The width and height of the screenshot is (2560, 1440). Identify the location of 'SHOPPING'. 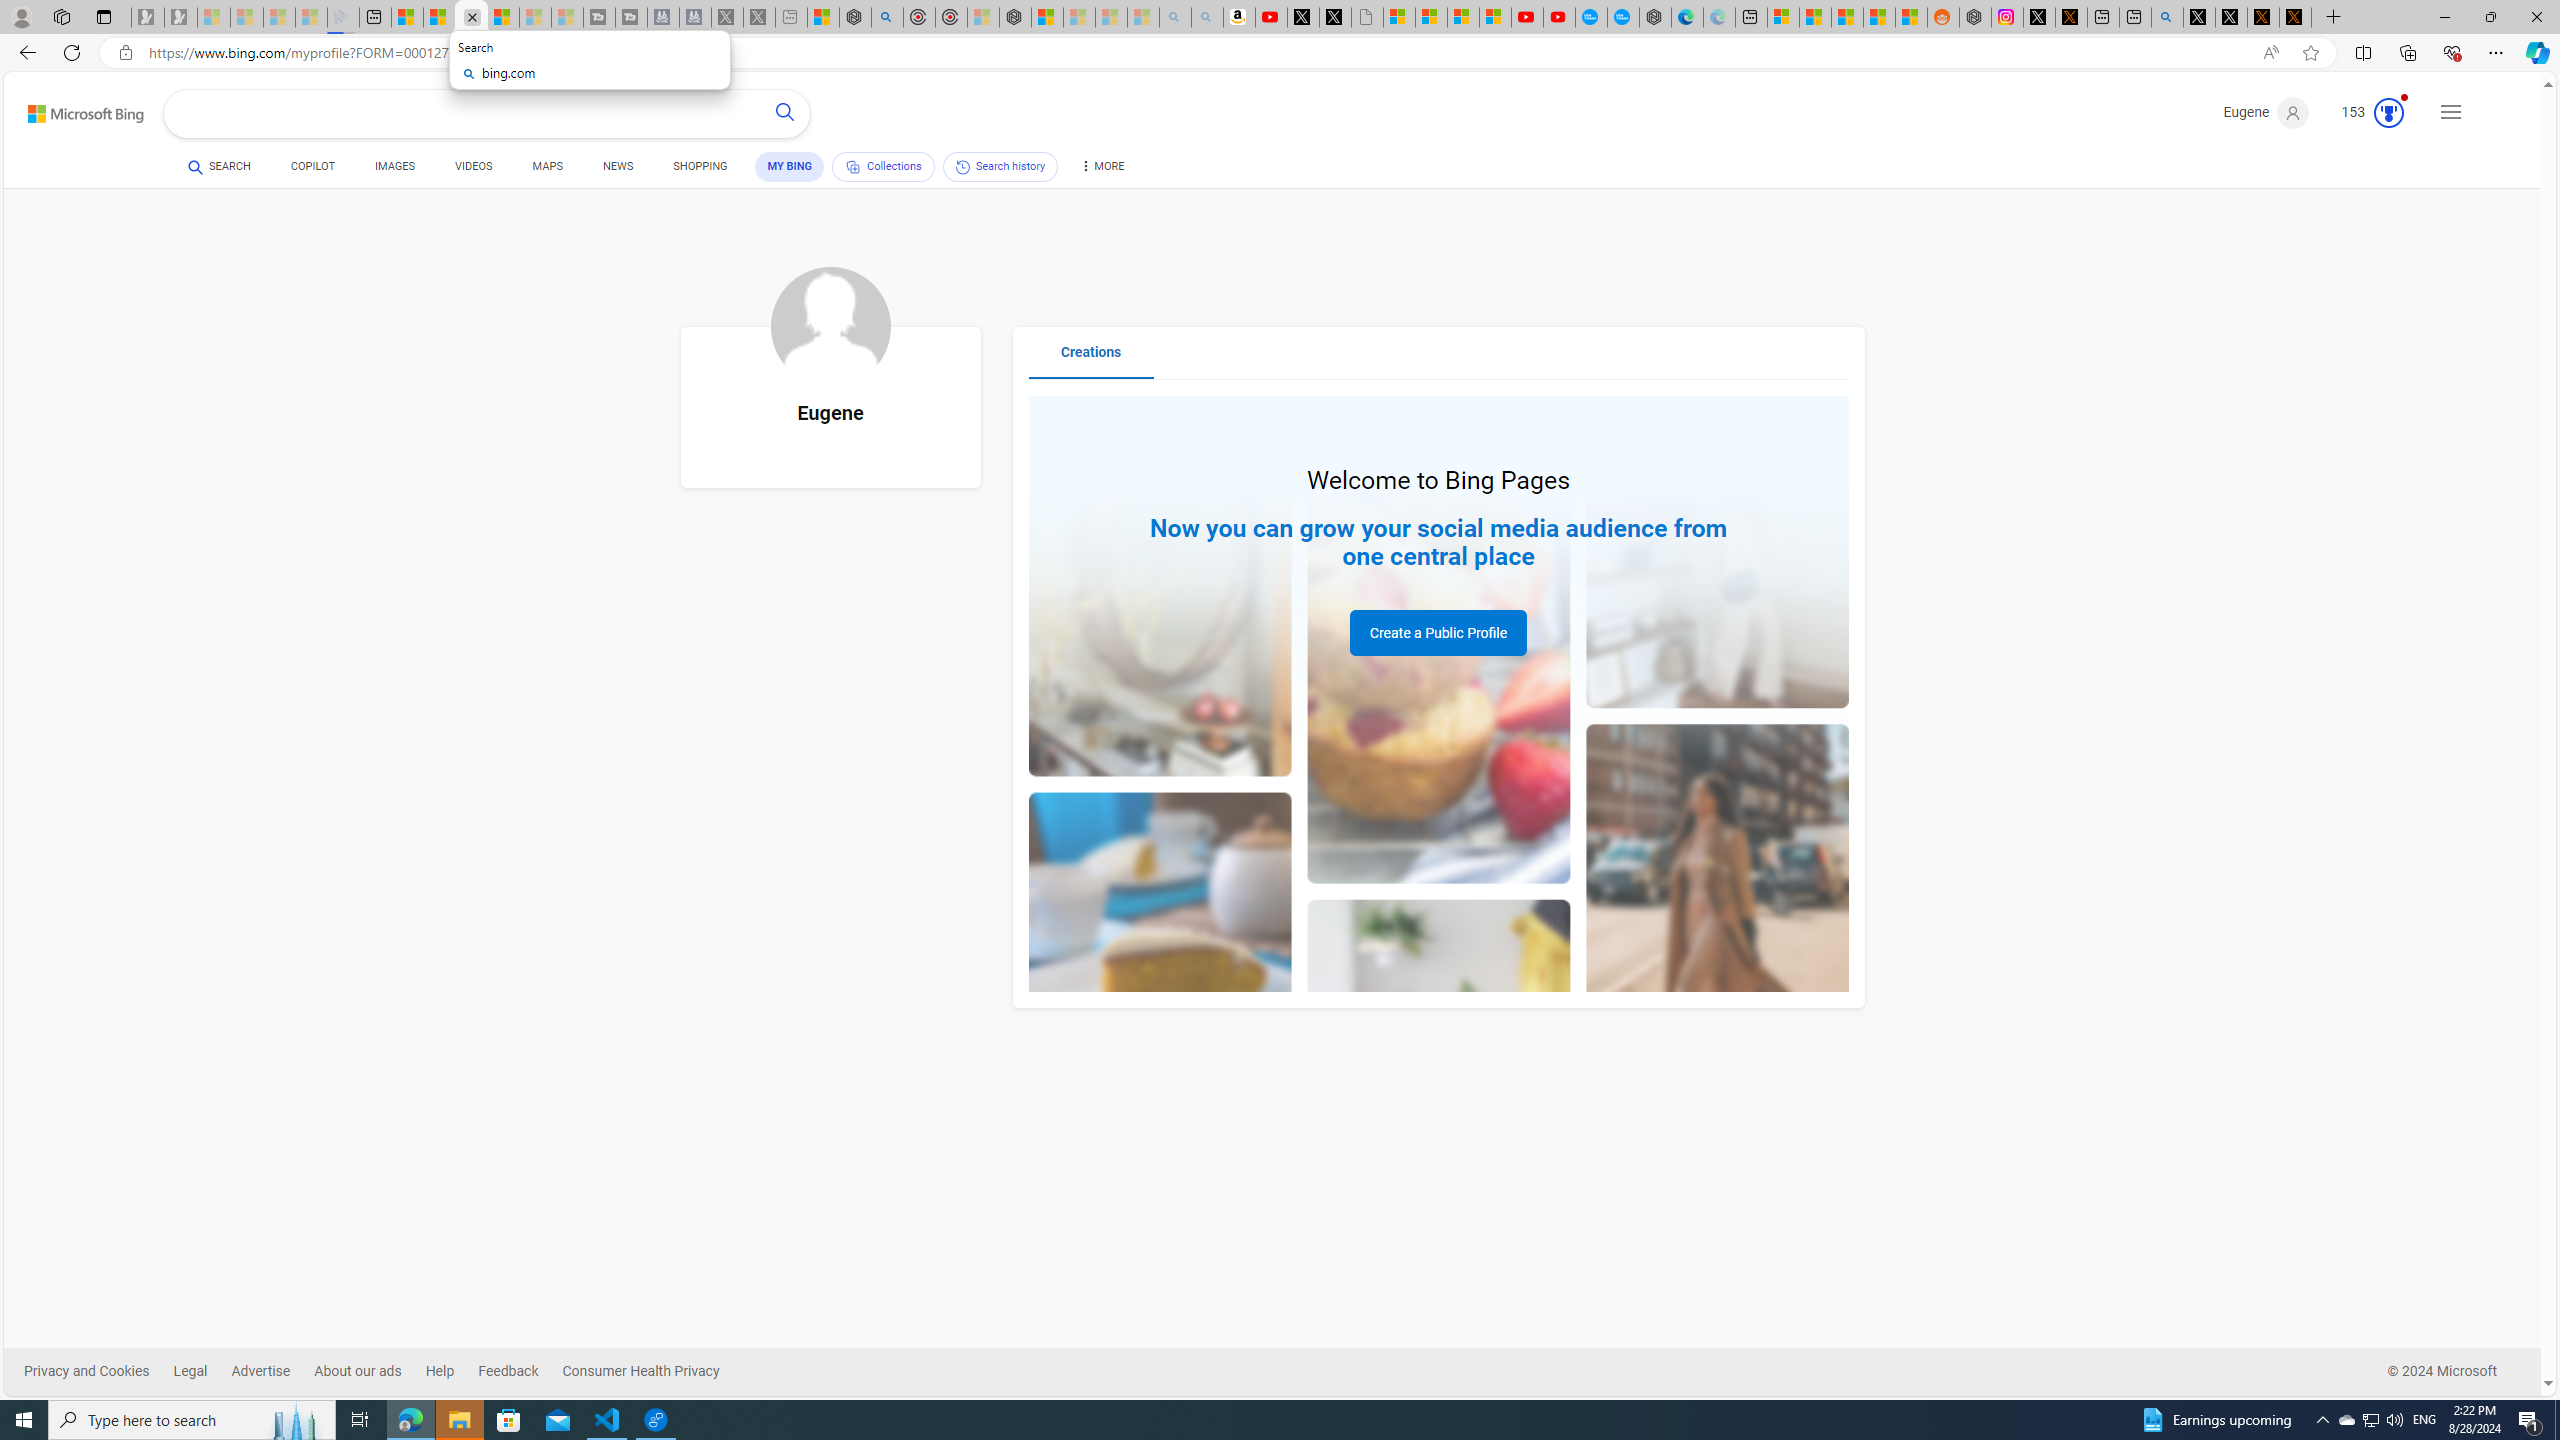
(700, 166).